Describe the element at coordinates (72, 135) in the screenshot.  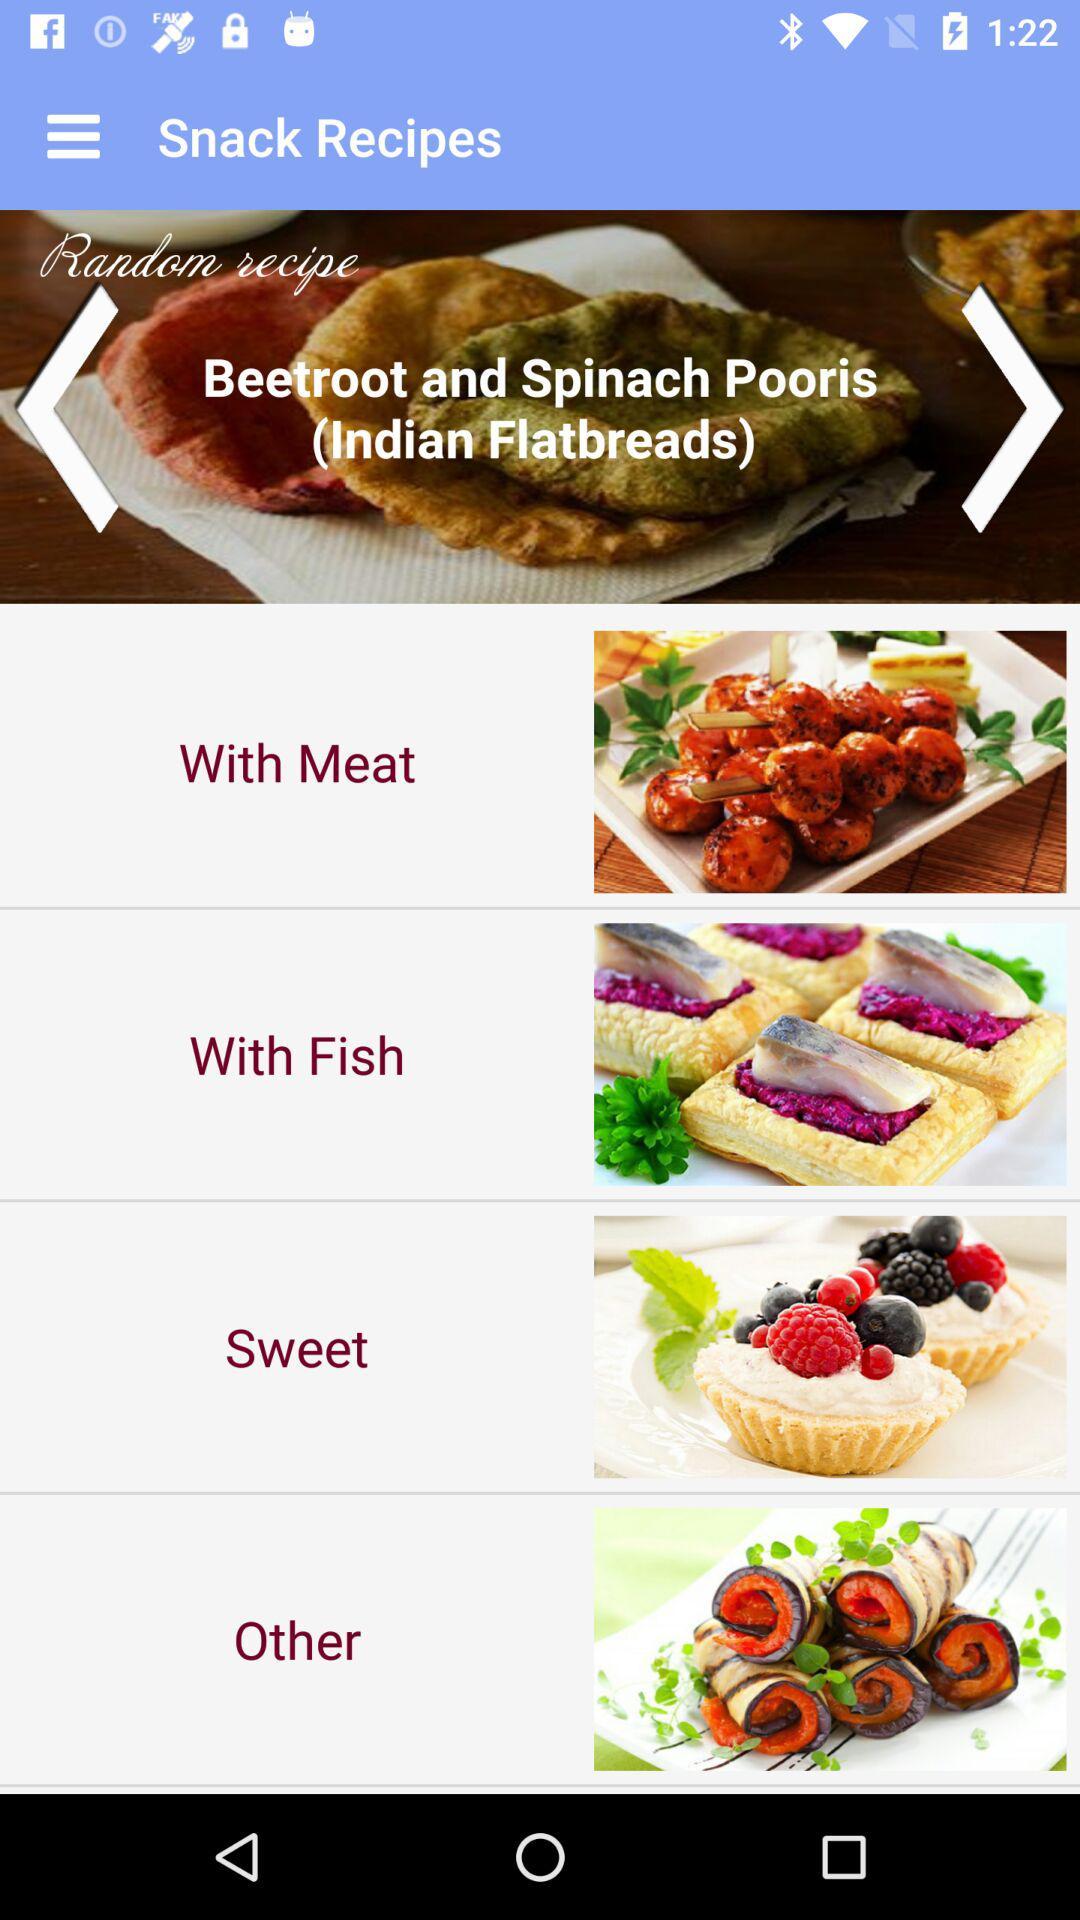
I see `item next to the snack recipes app` at that location.